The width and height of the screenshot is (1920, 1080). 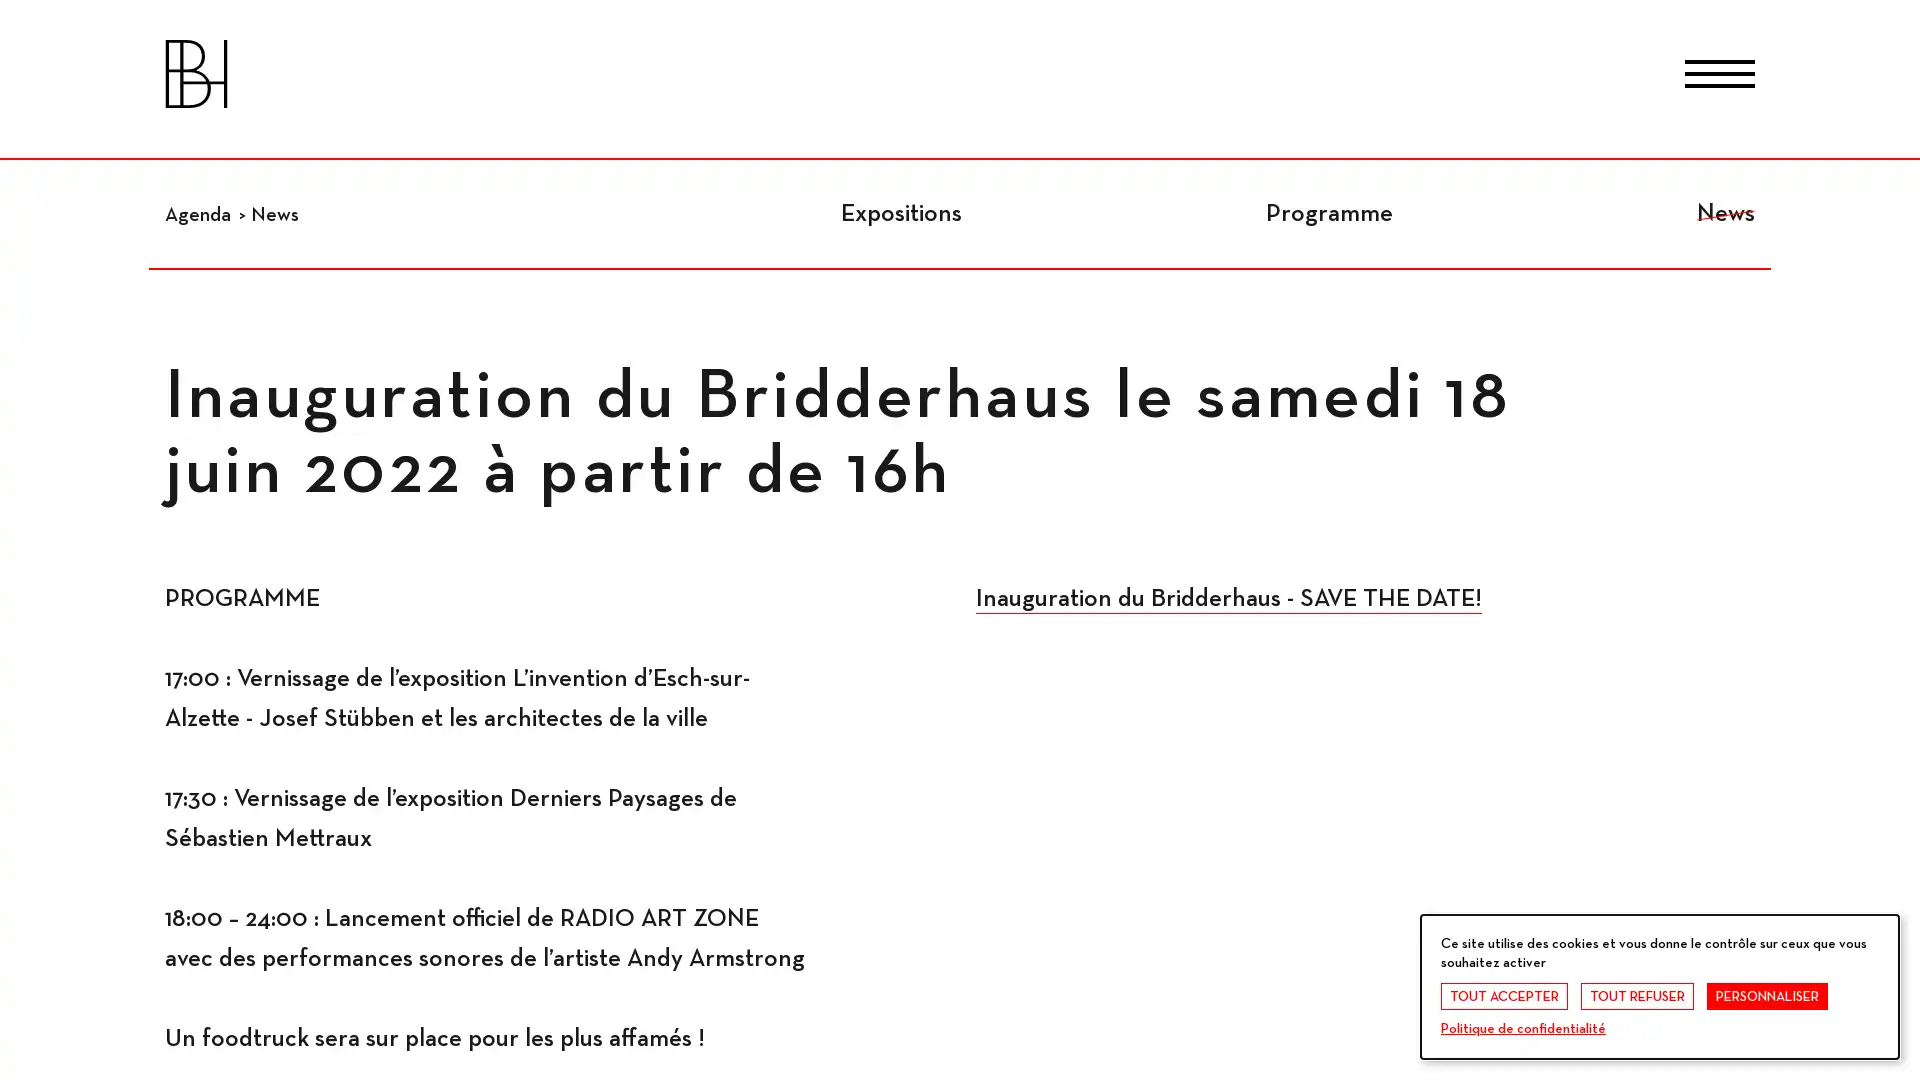 What do you see at coordinates (1637, 996) in the screenshot?
I see `TOUT REFUSER` at bounding box center [1637, 996].